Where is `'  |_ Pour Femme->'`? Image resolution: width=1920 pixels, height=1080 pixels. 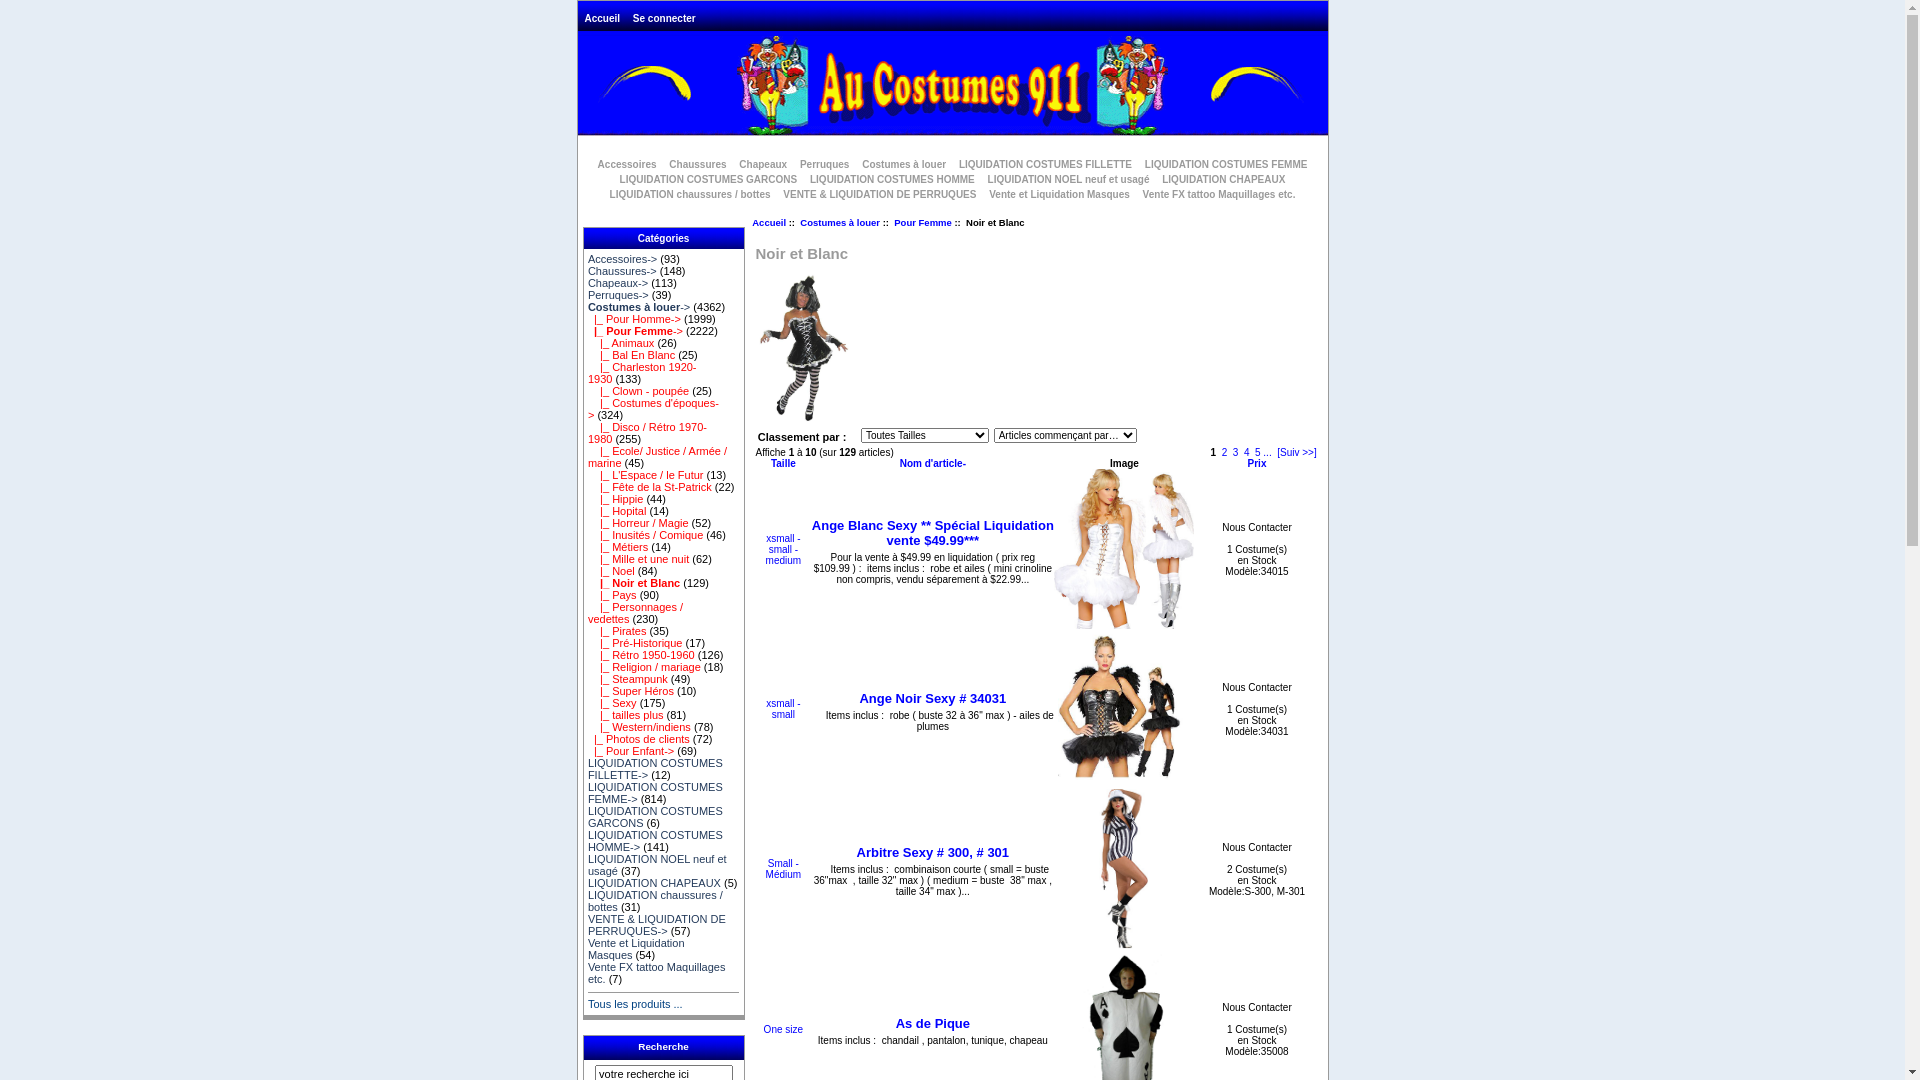
'  |_ Pour Femme->' is located at coordinates (634, 330).